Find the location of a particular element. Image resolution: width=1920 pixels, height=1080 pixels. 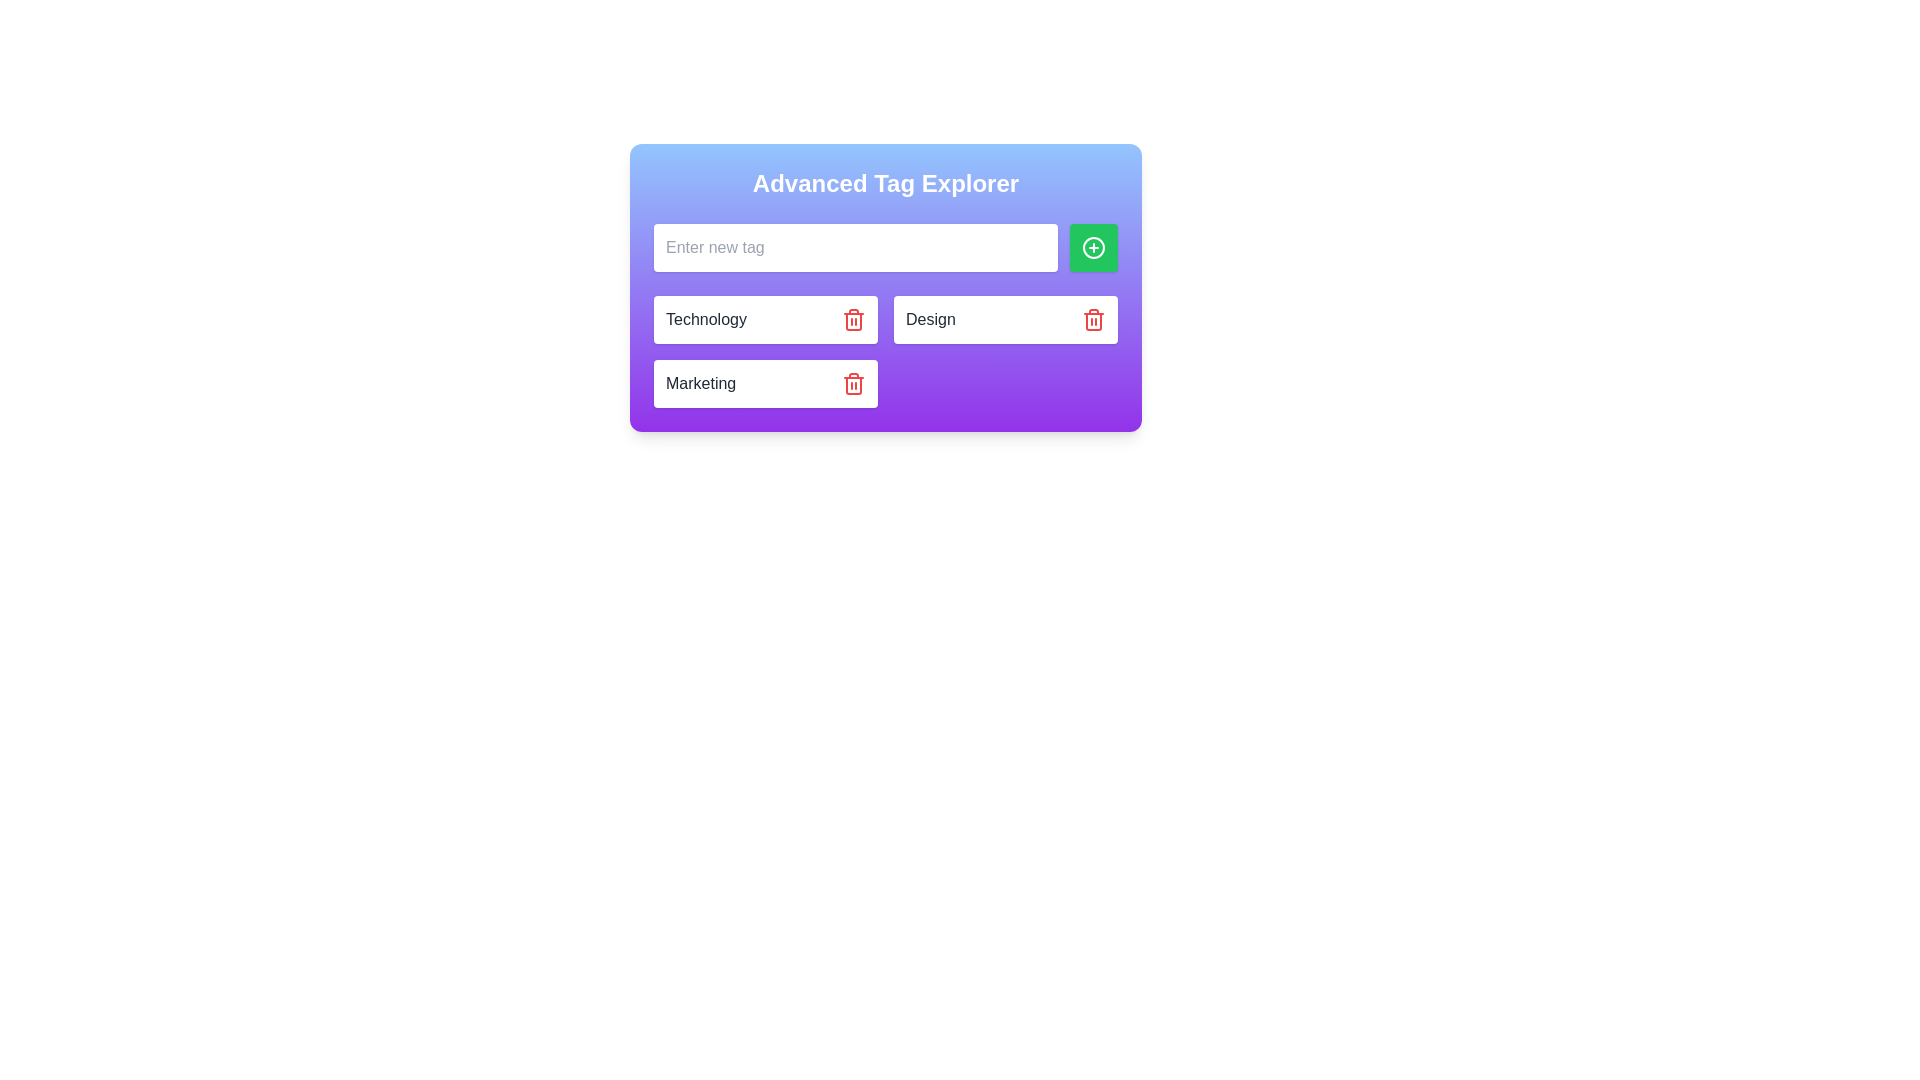

the button located at the far right of the header section, which is used to add a new tag or confirm input in the 'Enter new tag' text field is located at coordinates (1093, 246).